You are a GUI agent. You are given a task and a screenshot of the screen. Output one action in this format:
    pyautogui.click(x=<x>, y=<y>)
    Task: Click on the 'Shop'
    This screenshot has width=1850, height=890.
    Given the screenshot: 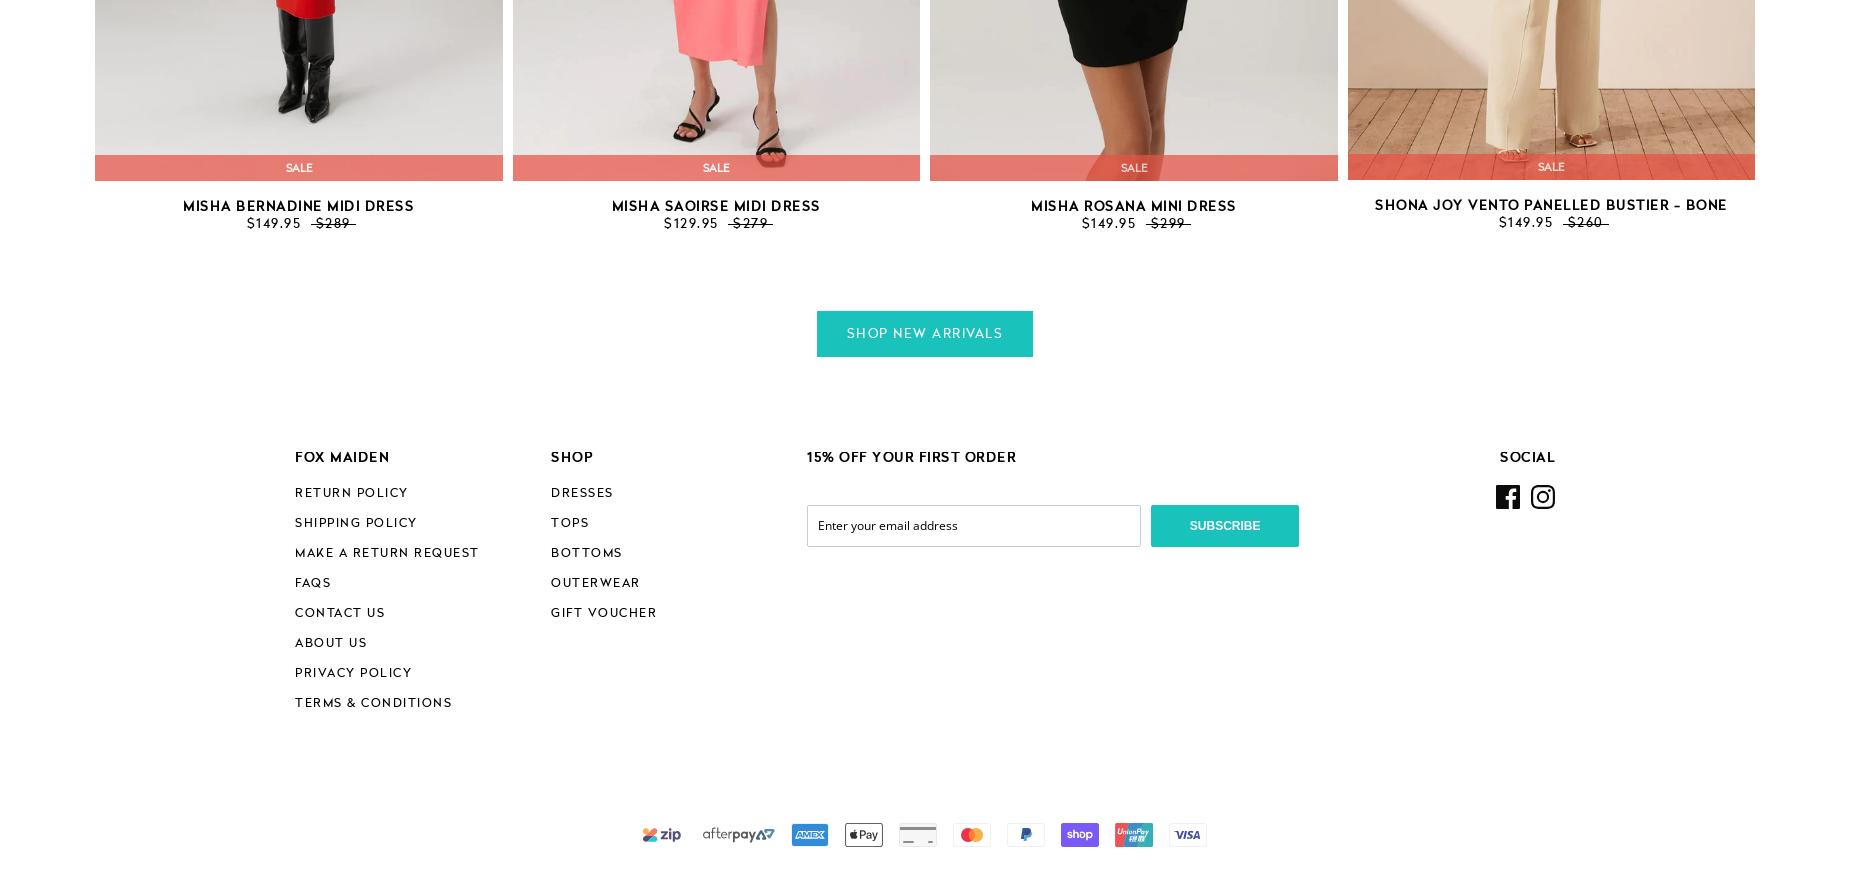 What is the action you would take?
    pyautogui.click(x=572, y=457)
    